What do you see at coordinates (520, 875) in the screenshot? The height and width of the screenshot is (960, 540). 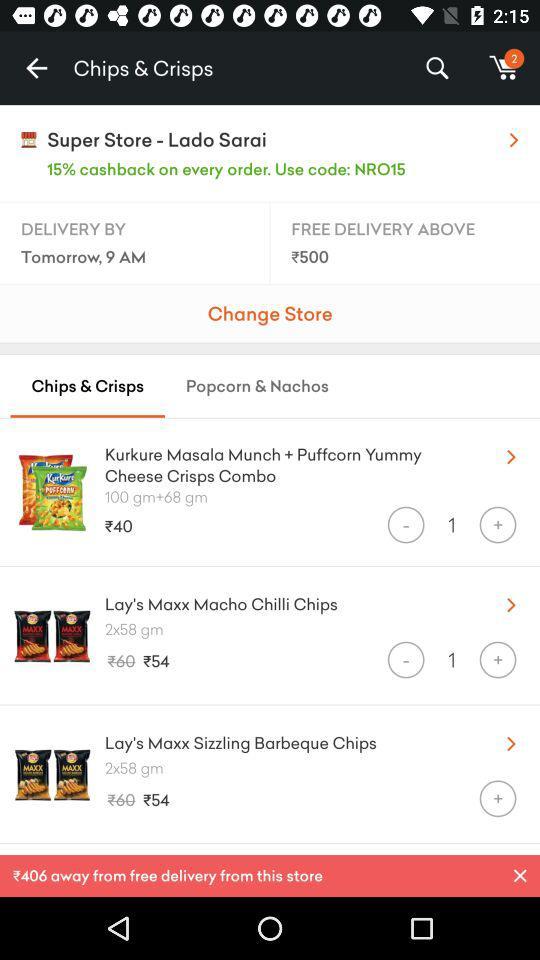 I see `the close icon` at bounding box center [520, 875].